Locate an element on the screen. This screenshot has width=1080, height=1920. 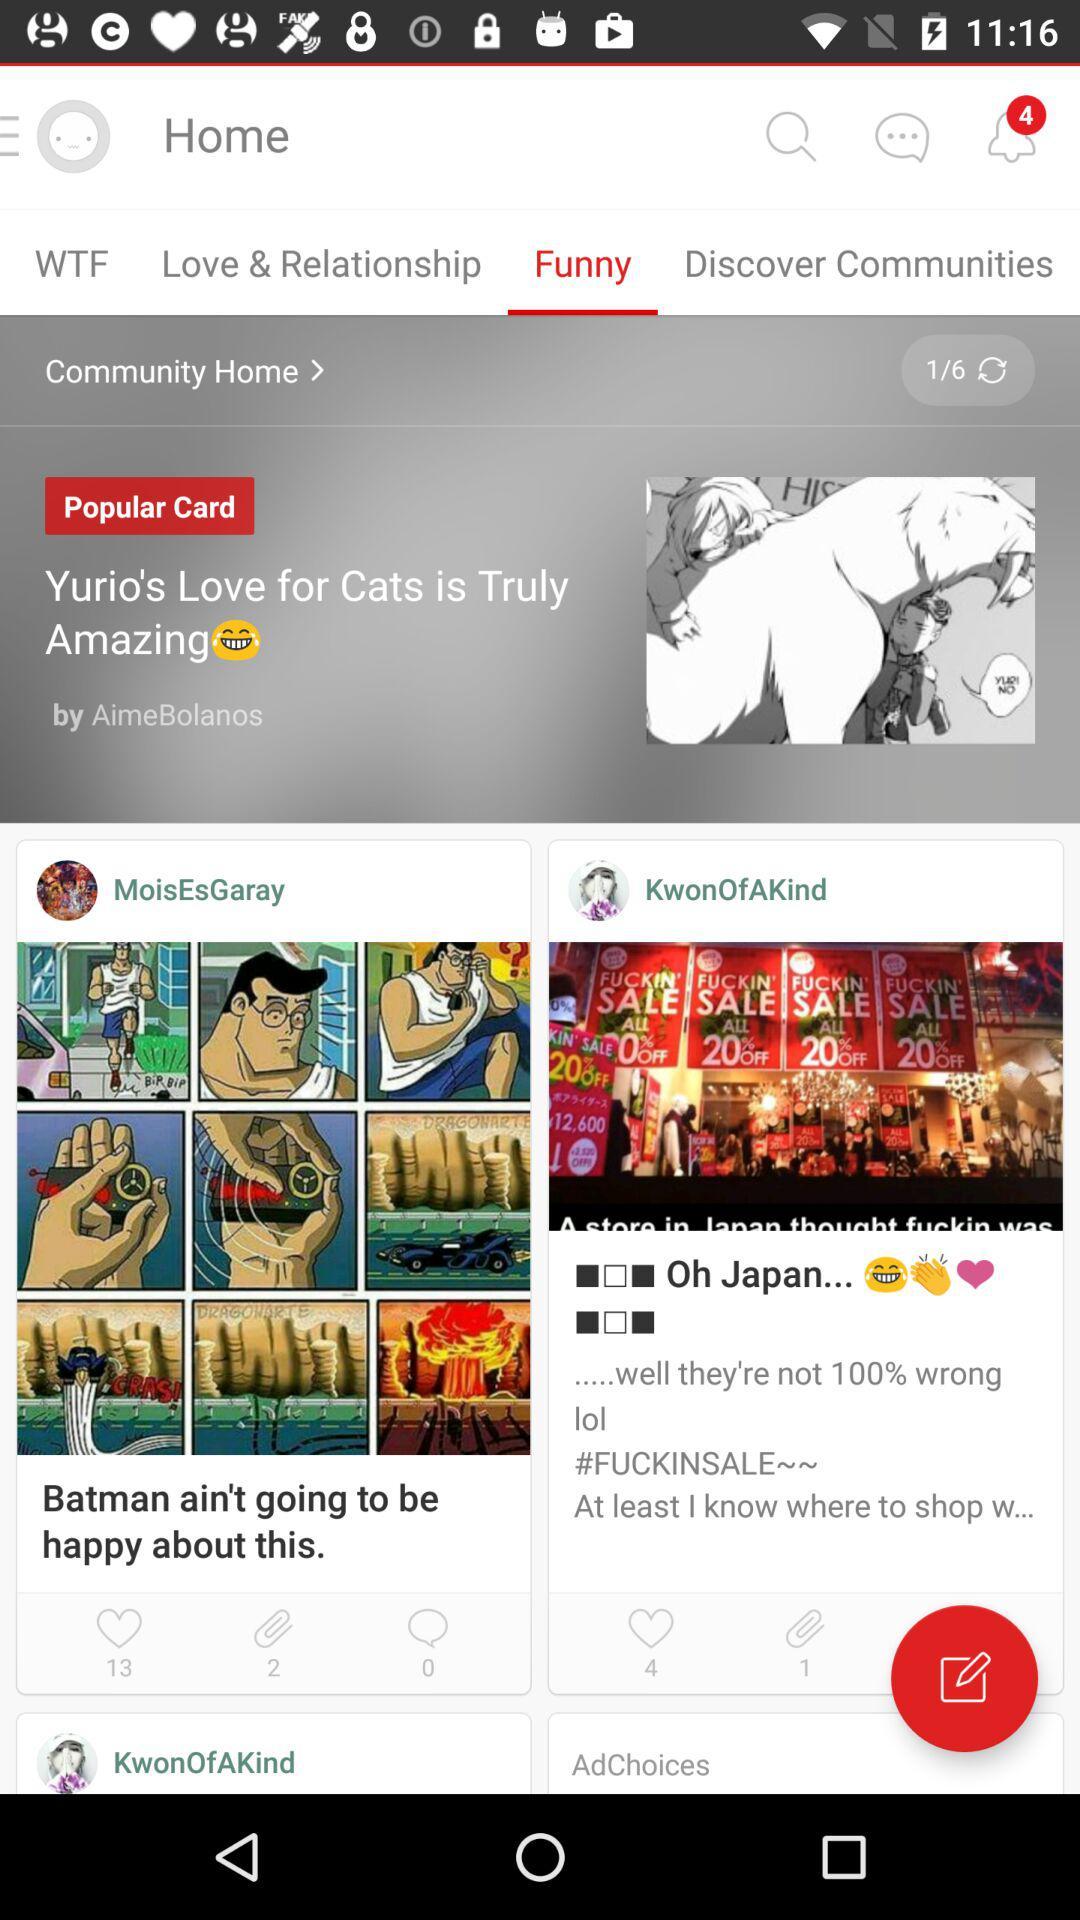
the notifications icon is located at coordinates (1011, 135).